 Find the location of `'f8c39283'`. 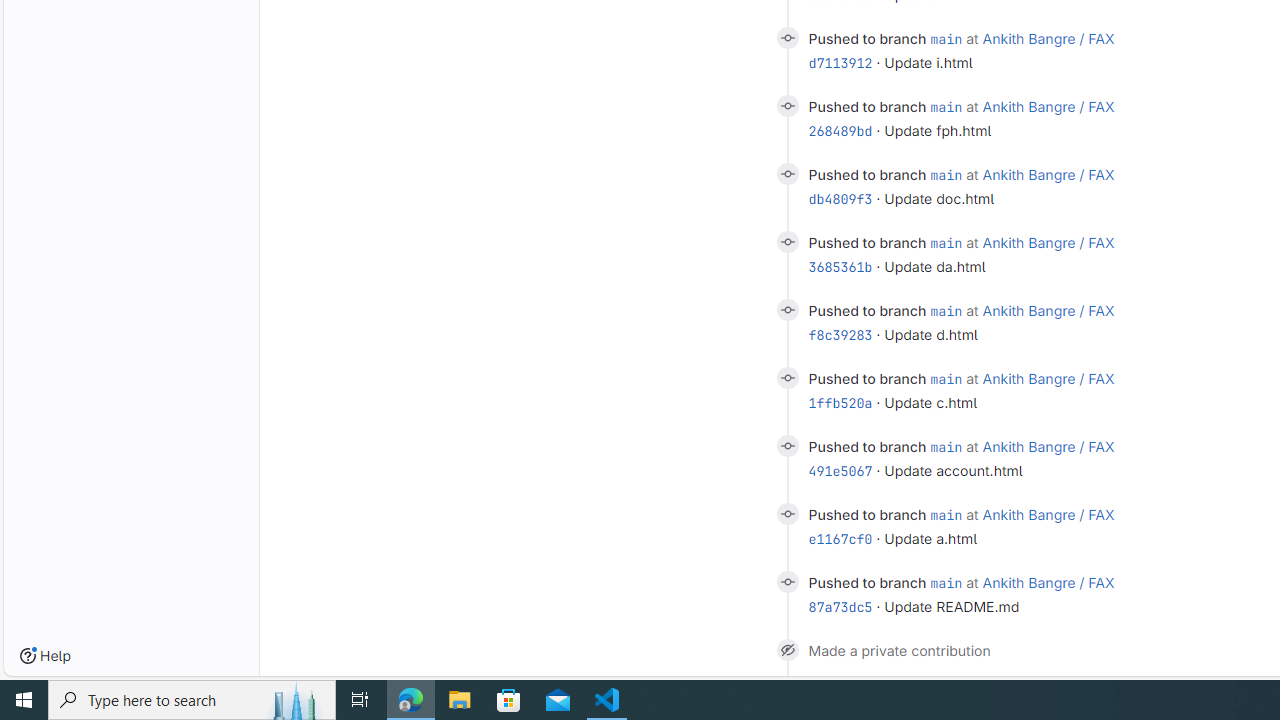

'f8c39283' is located at coordinates (840, 334).